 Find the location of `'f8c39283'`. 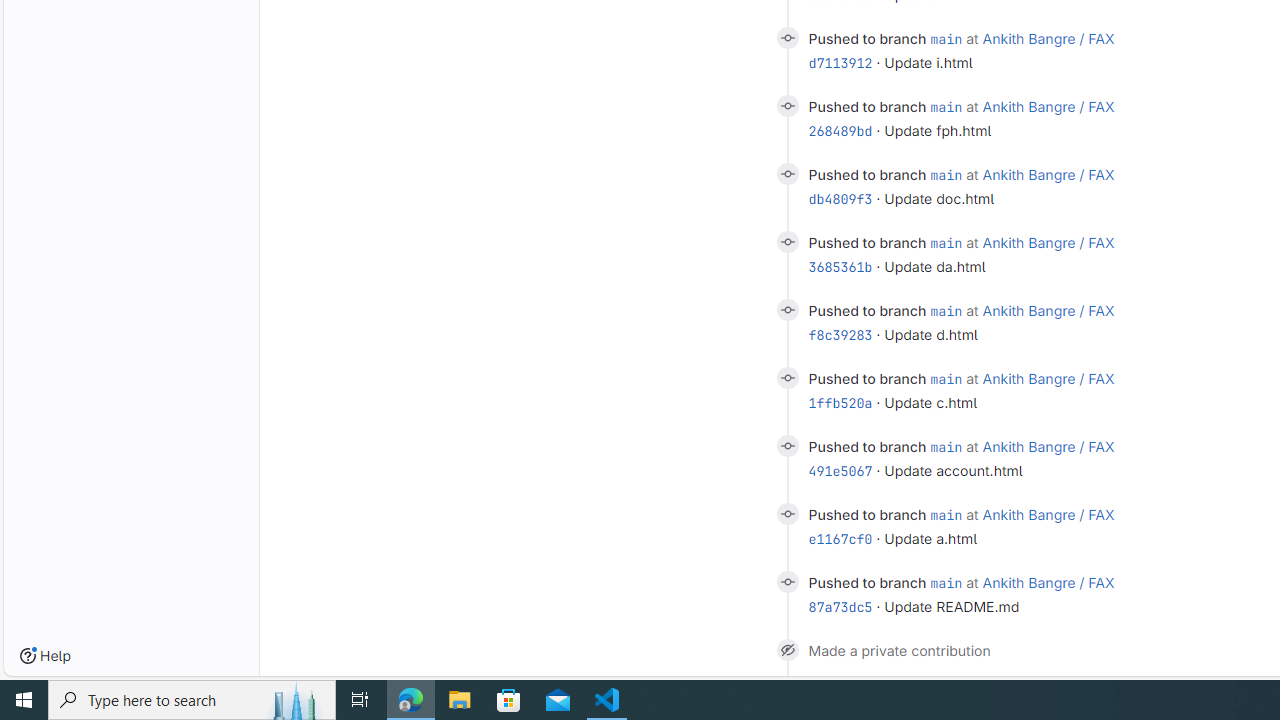

'f8c39283' is located at coordinates (840, 334).